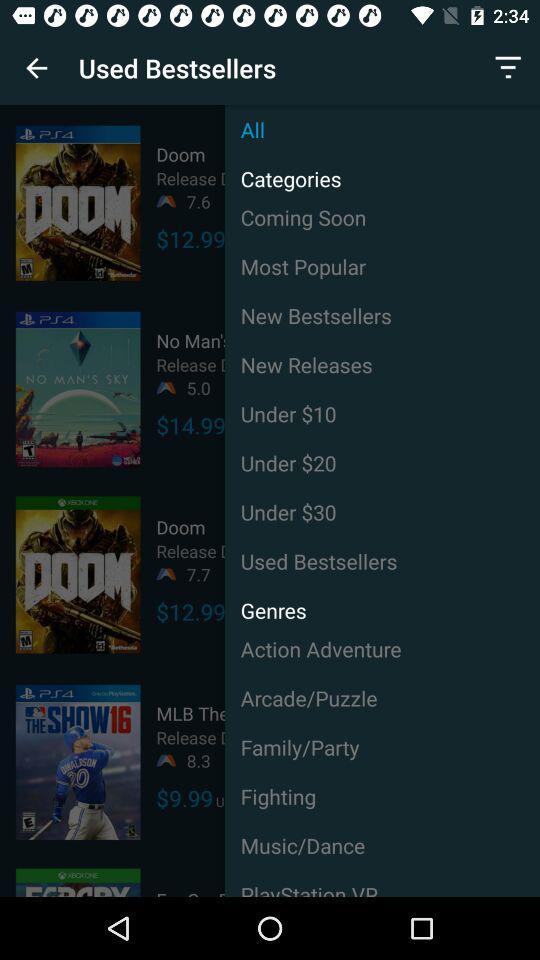 This screenshot has height=960, width=540. What do you see at coordinates (382, 698) in the screenshot?
I see `arcade/puzzle icon` at bounding box center [382, 698].